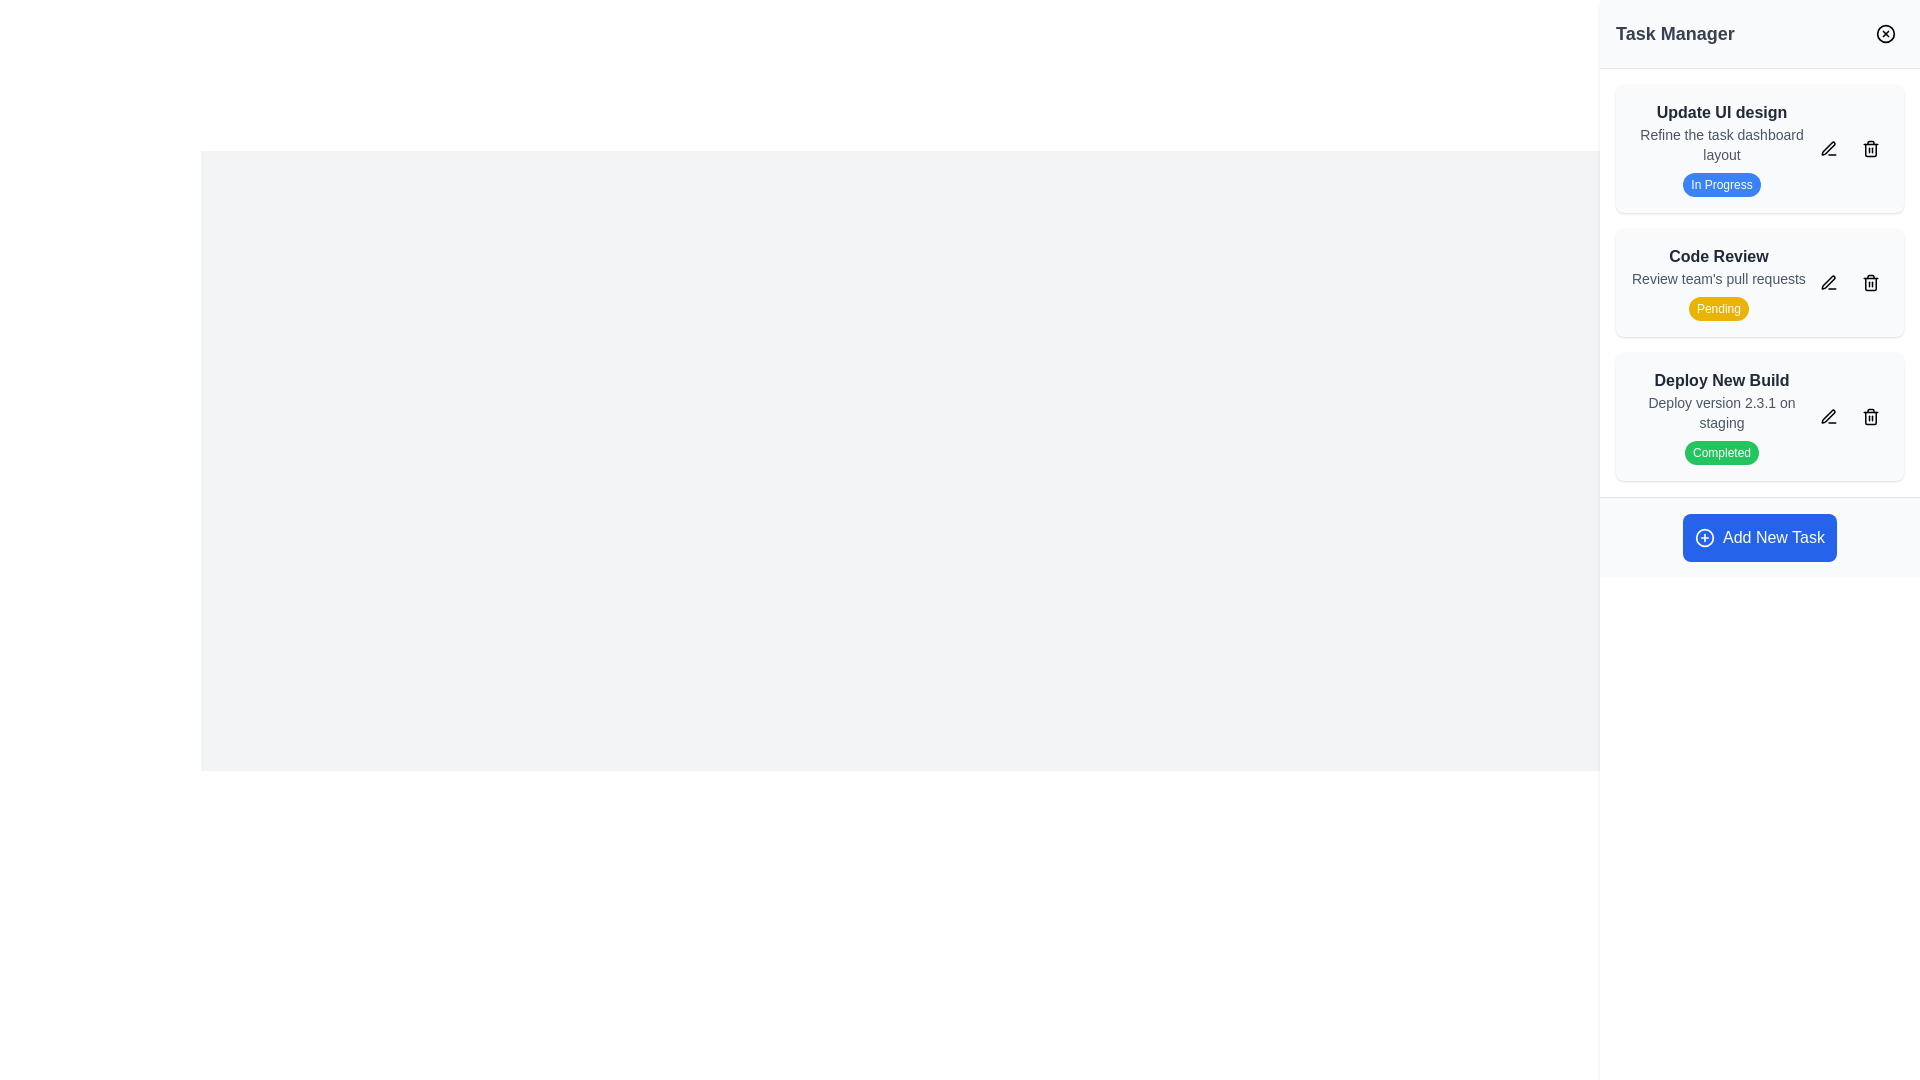  Describe the element at coordinates (1870, 415) in the screenshot. I see `the trash can icon representing the delete functionality located at the far right of the 'Deploy New Build' task card in the Task Manager panel` at that location.